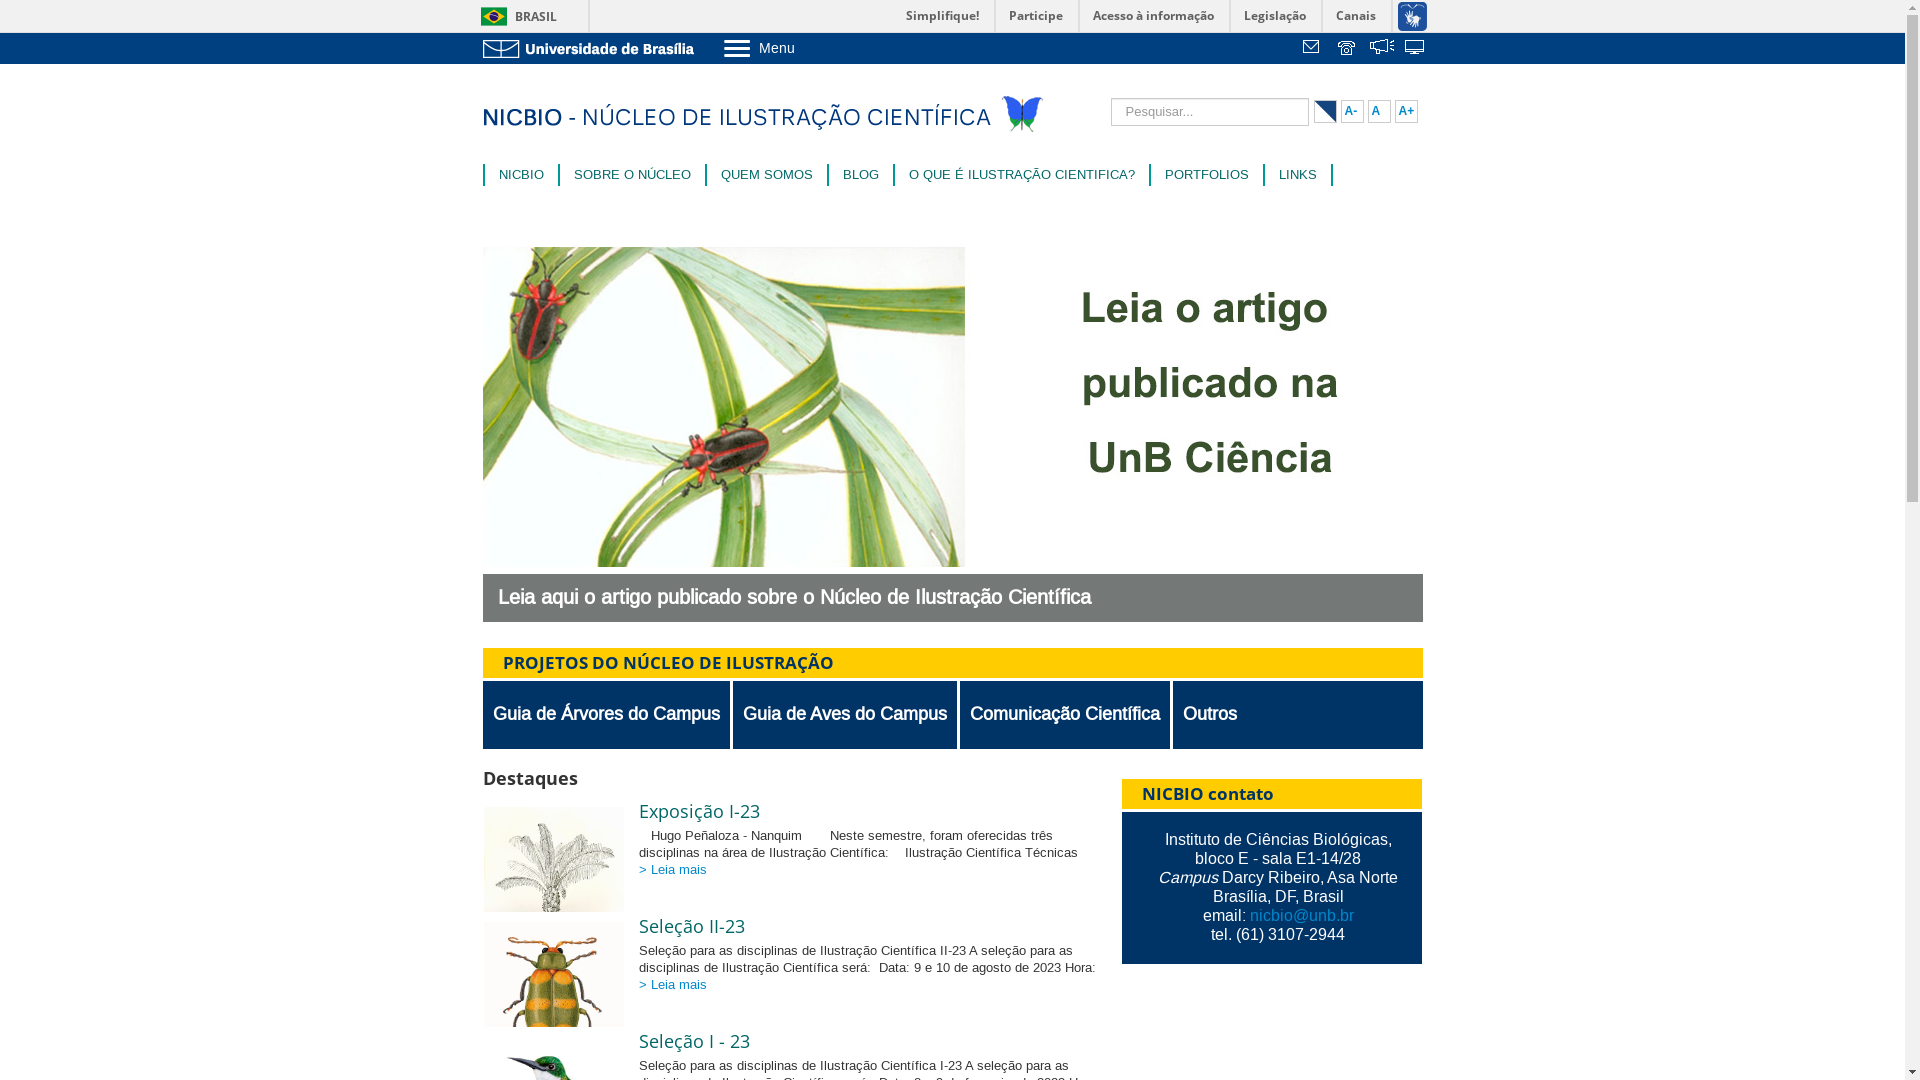  Describe the element at coordinates (1301, 915) in the screenshot. I see `'nicbio@unb.br'` at that location.